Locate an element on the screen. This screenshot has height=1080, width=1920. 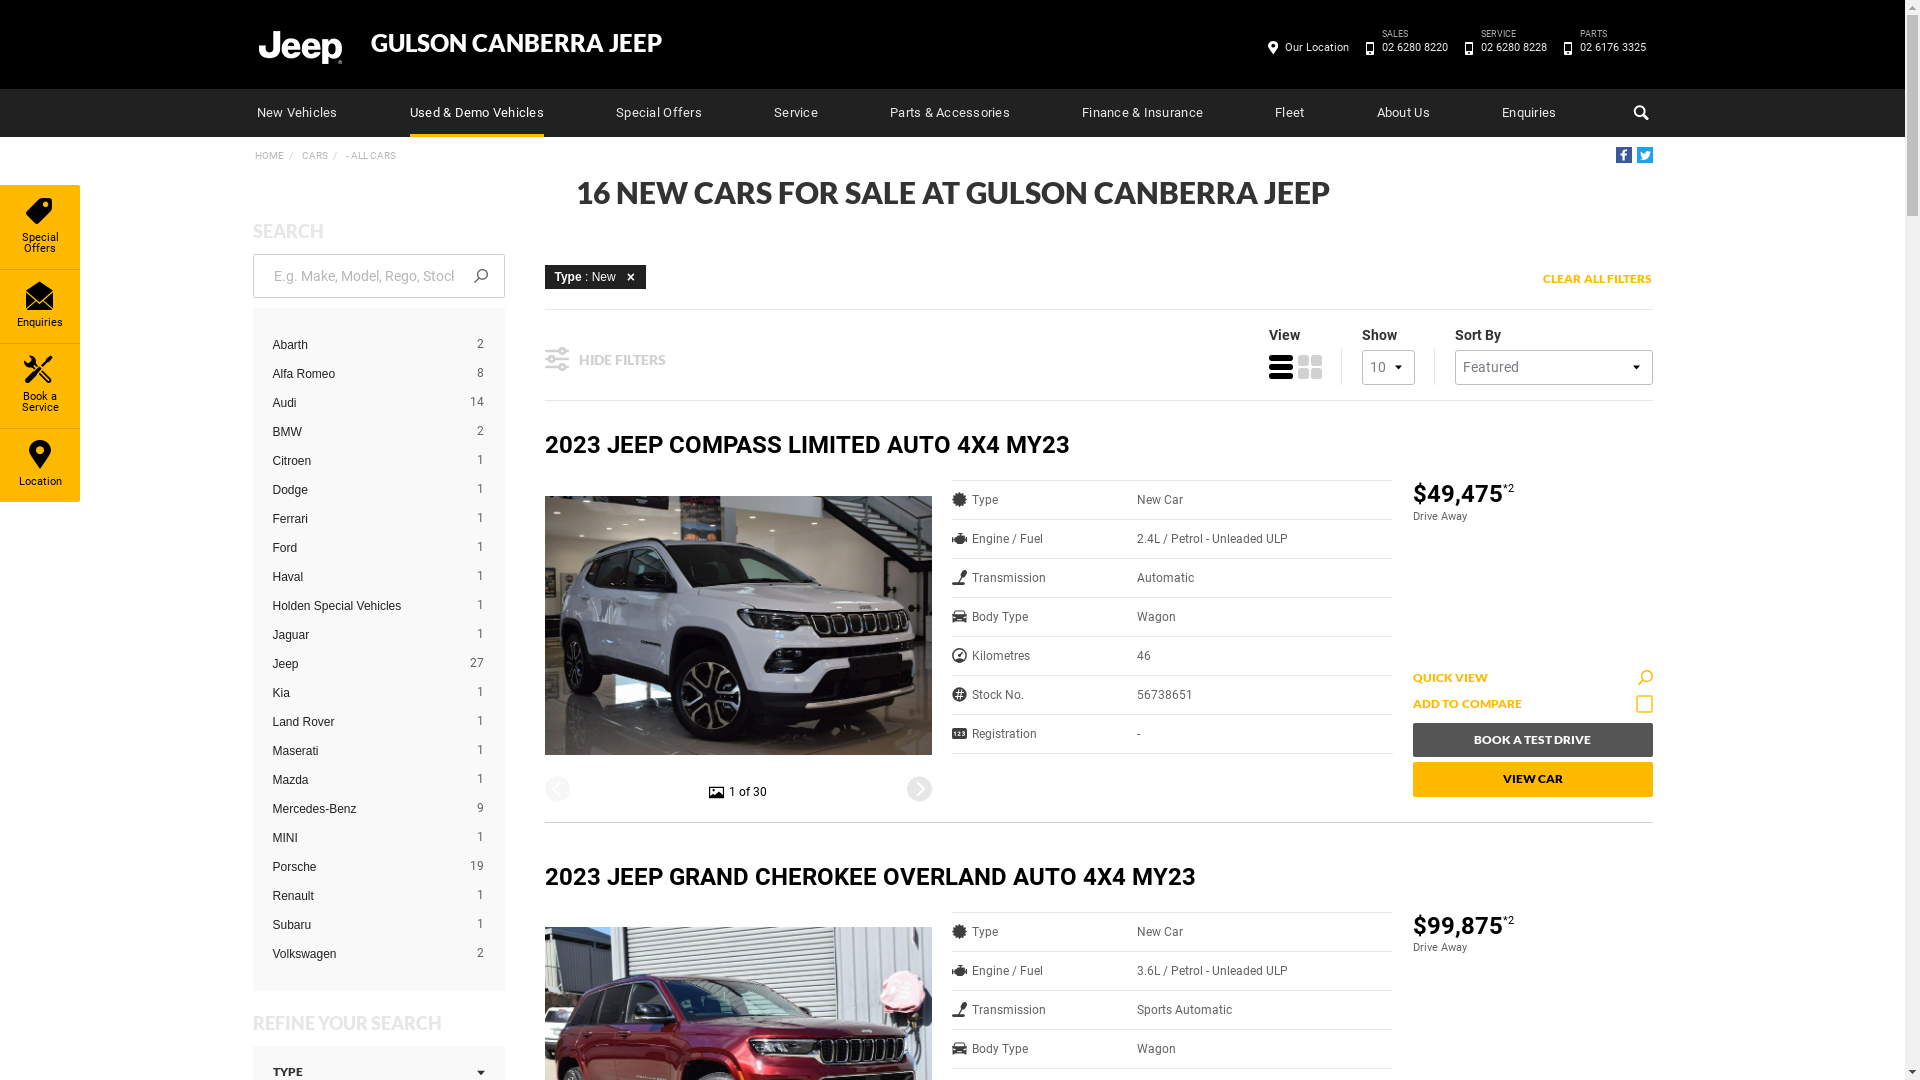
'CLEAR ALL FILTERS' is located at coordinates (1596, 278).